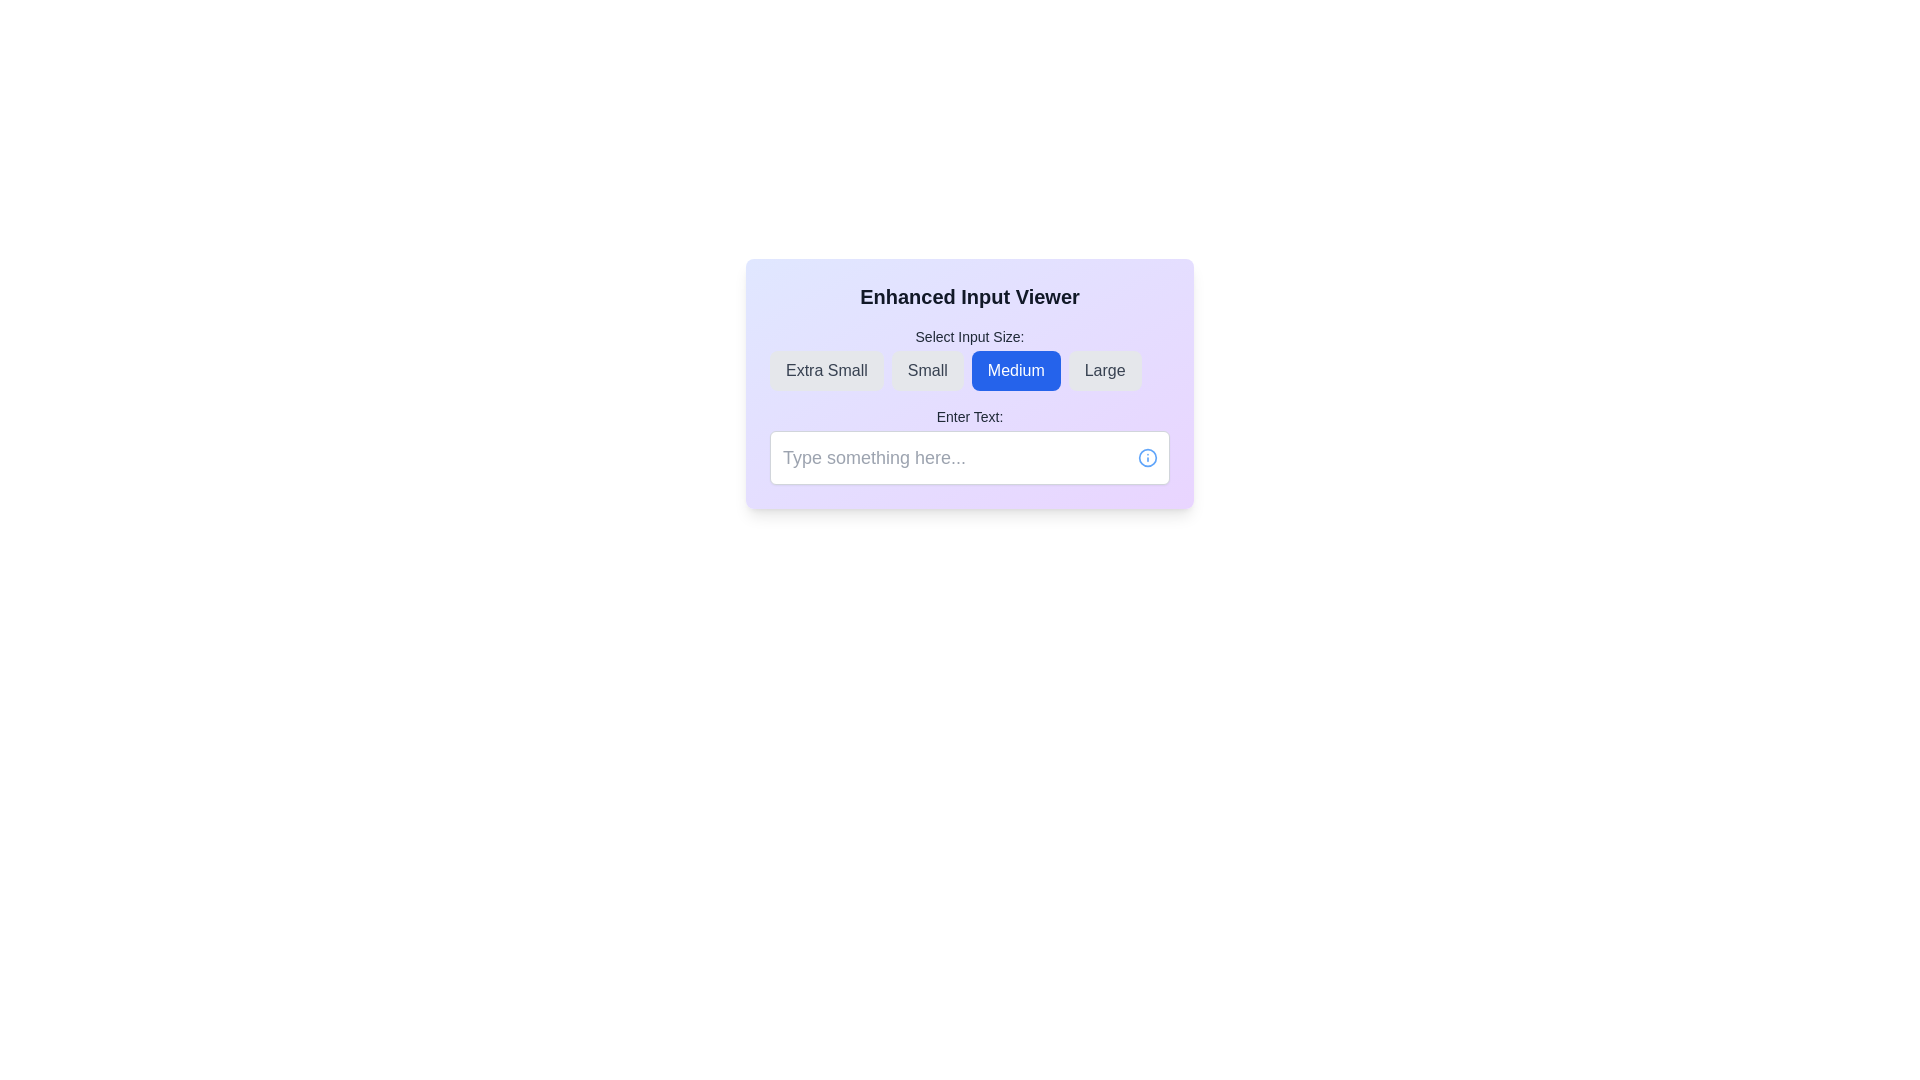  Describe the element at coordinates (969, 370) in the screenshot. I see `the 'Medium' size button located under the label 'Select Input Size:', which is the third button from the left between 'Small' and 'Large'` at that location.